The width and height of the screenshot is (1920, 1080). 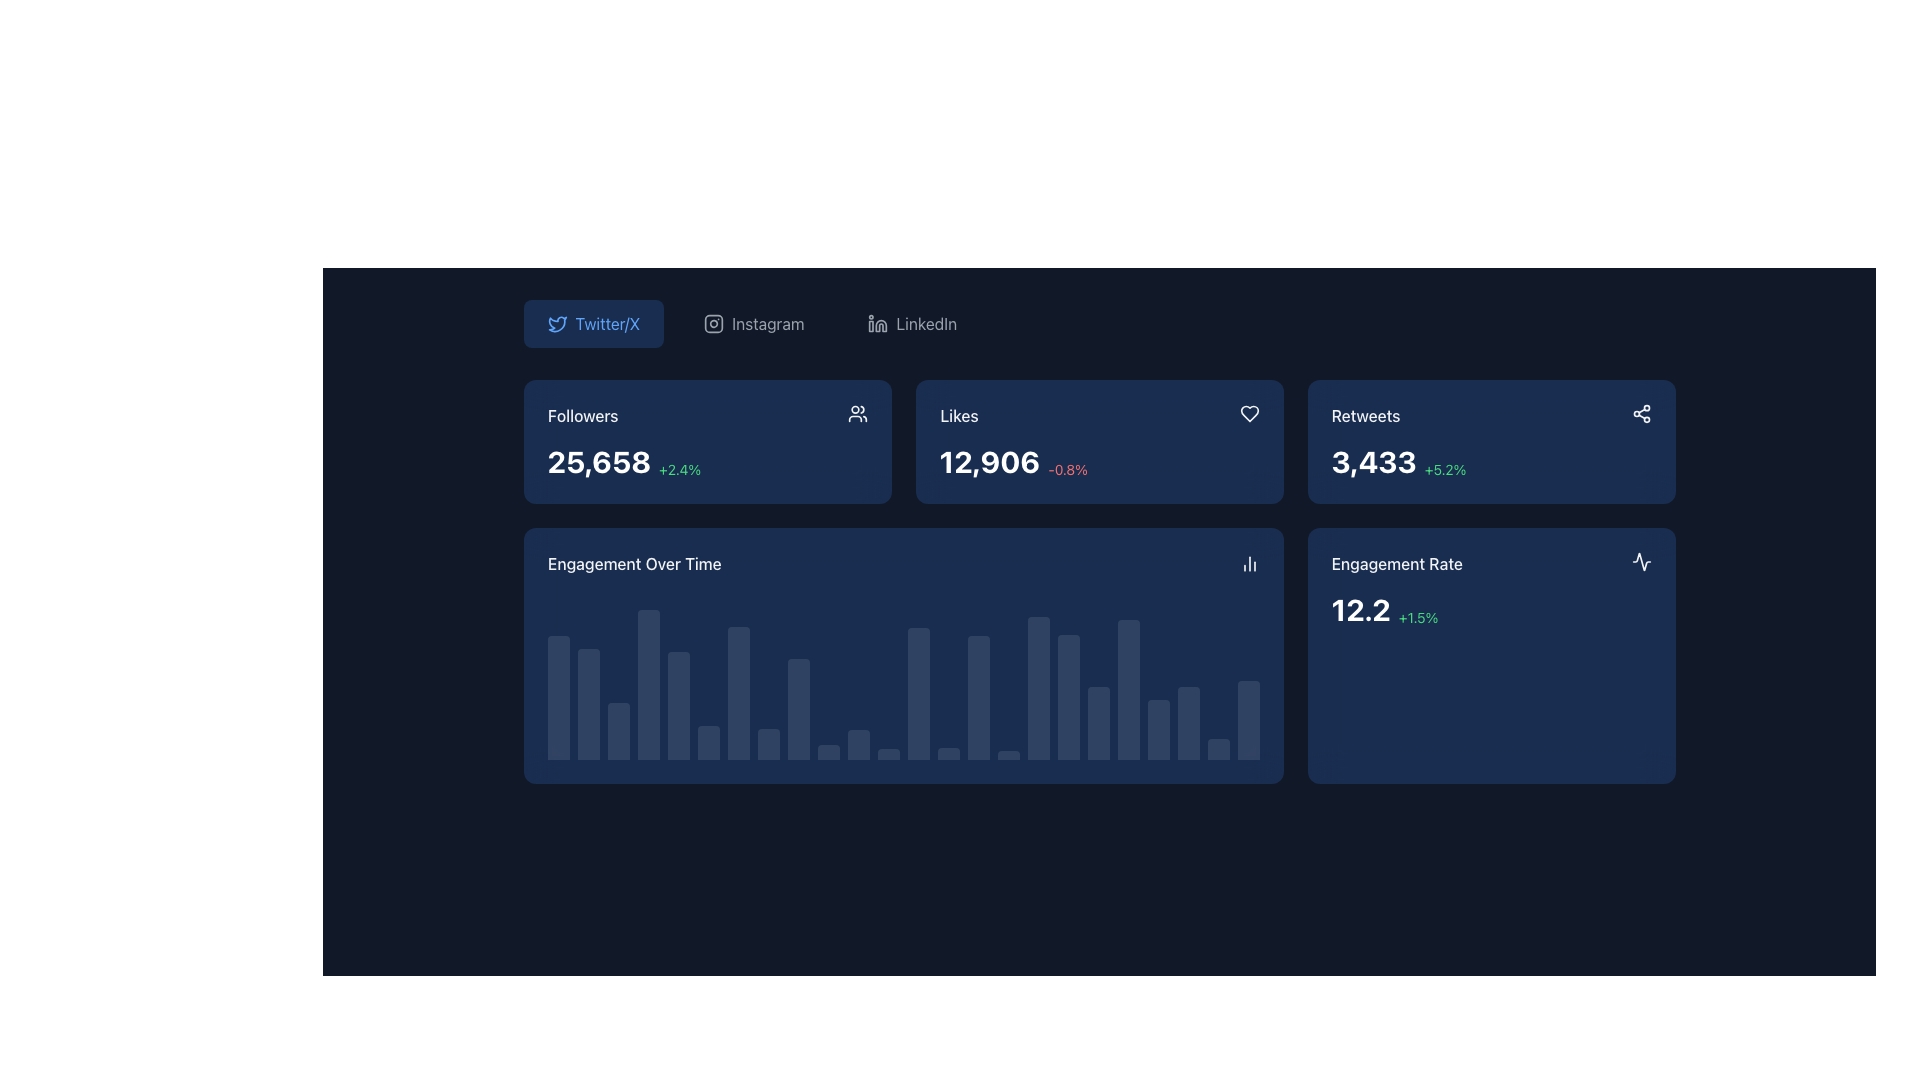 I want to click on the third bar from the left in the 'Engagement Over Time' bar chart, so click(x=617, y=731).